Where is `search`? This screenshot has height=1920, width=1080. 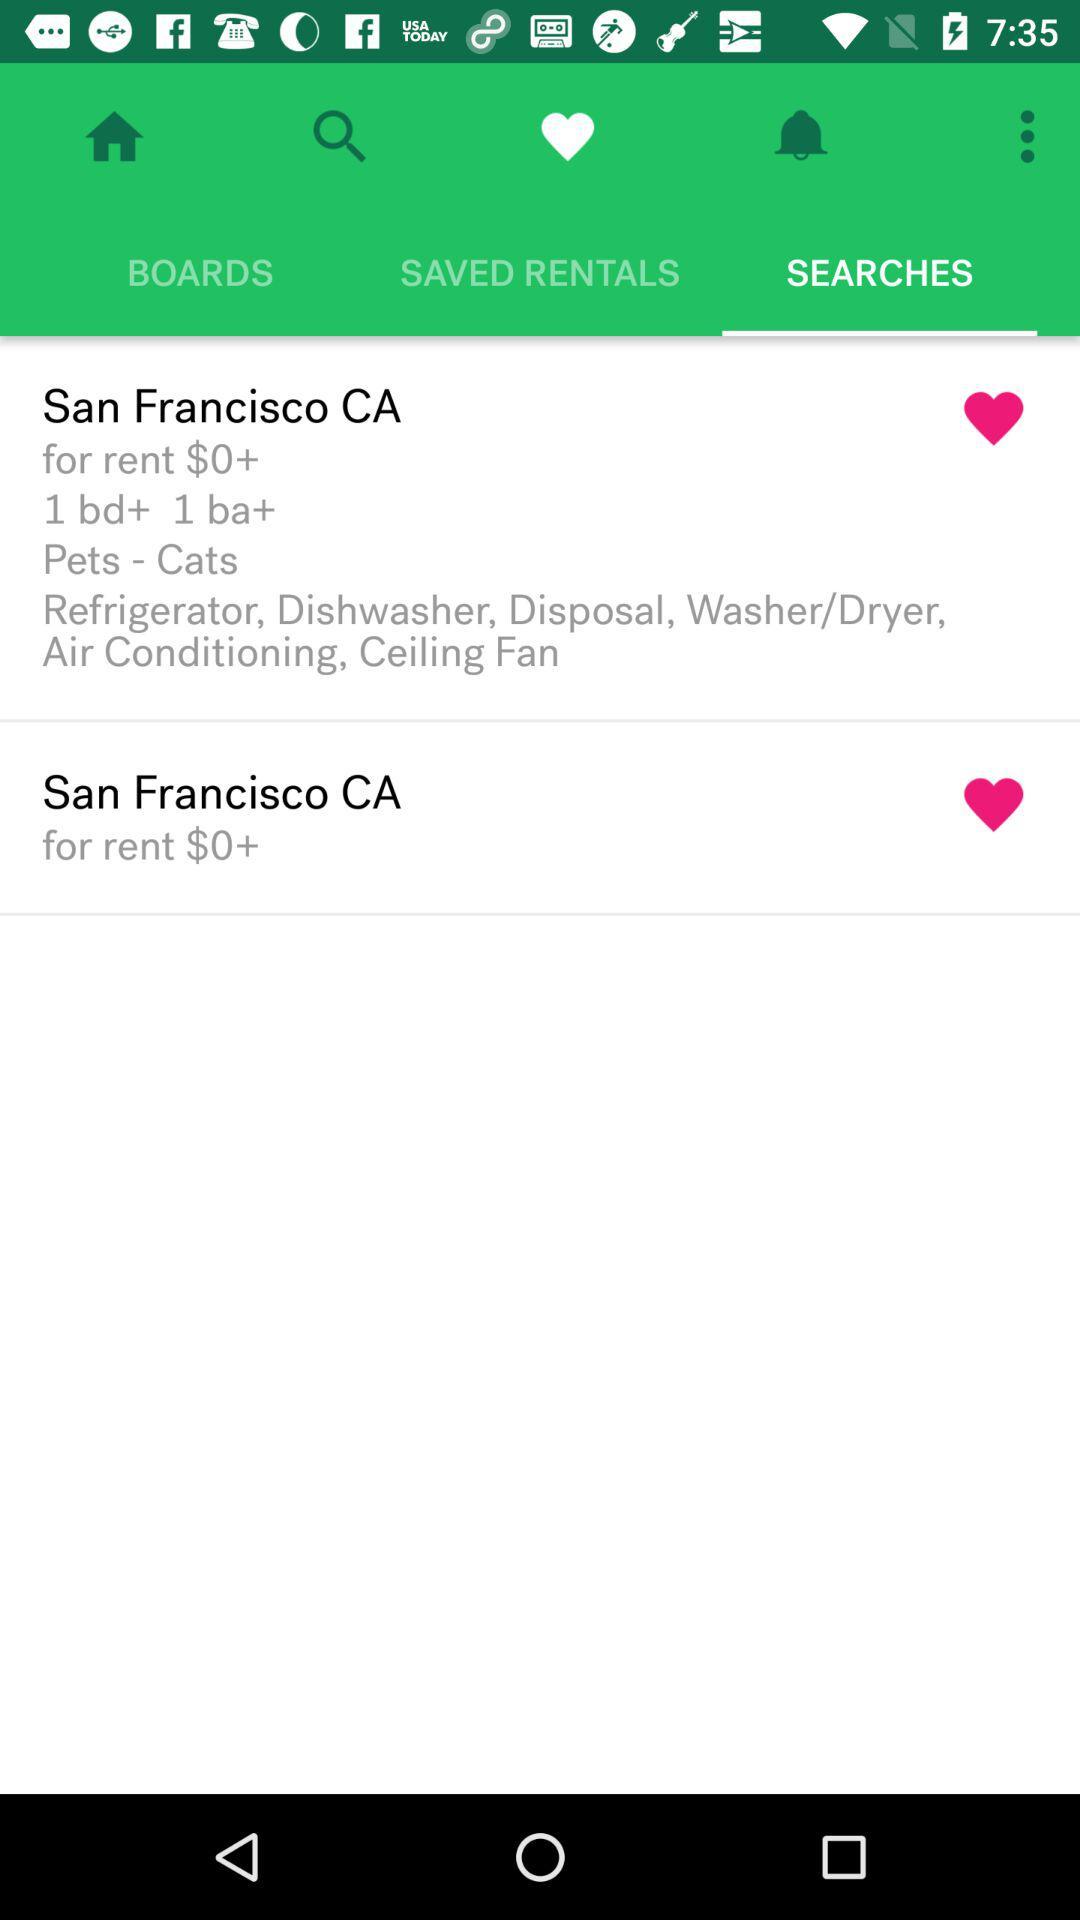
search is located at coordinates (338, 135).